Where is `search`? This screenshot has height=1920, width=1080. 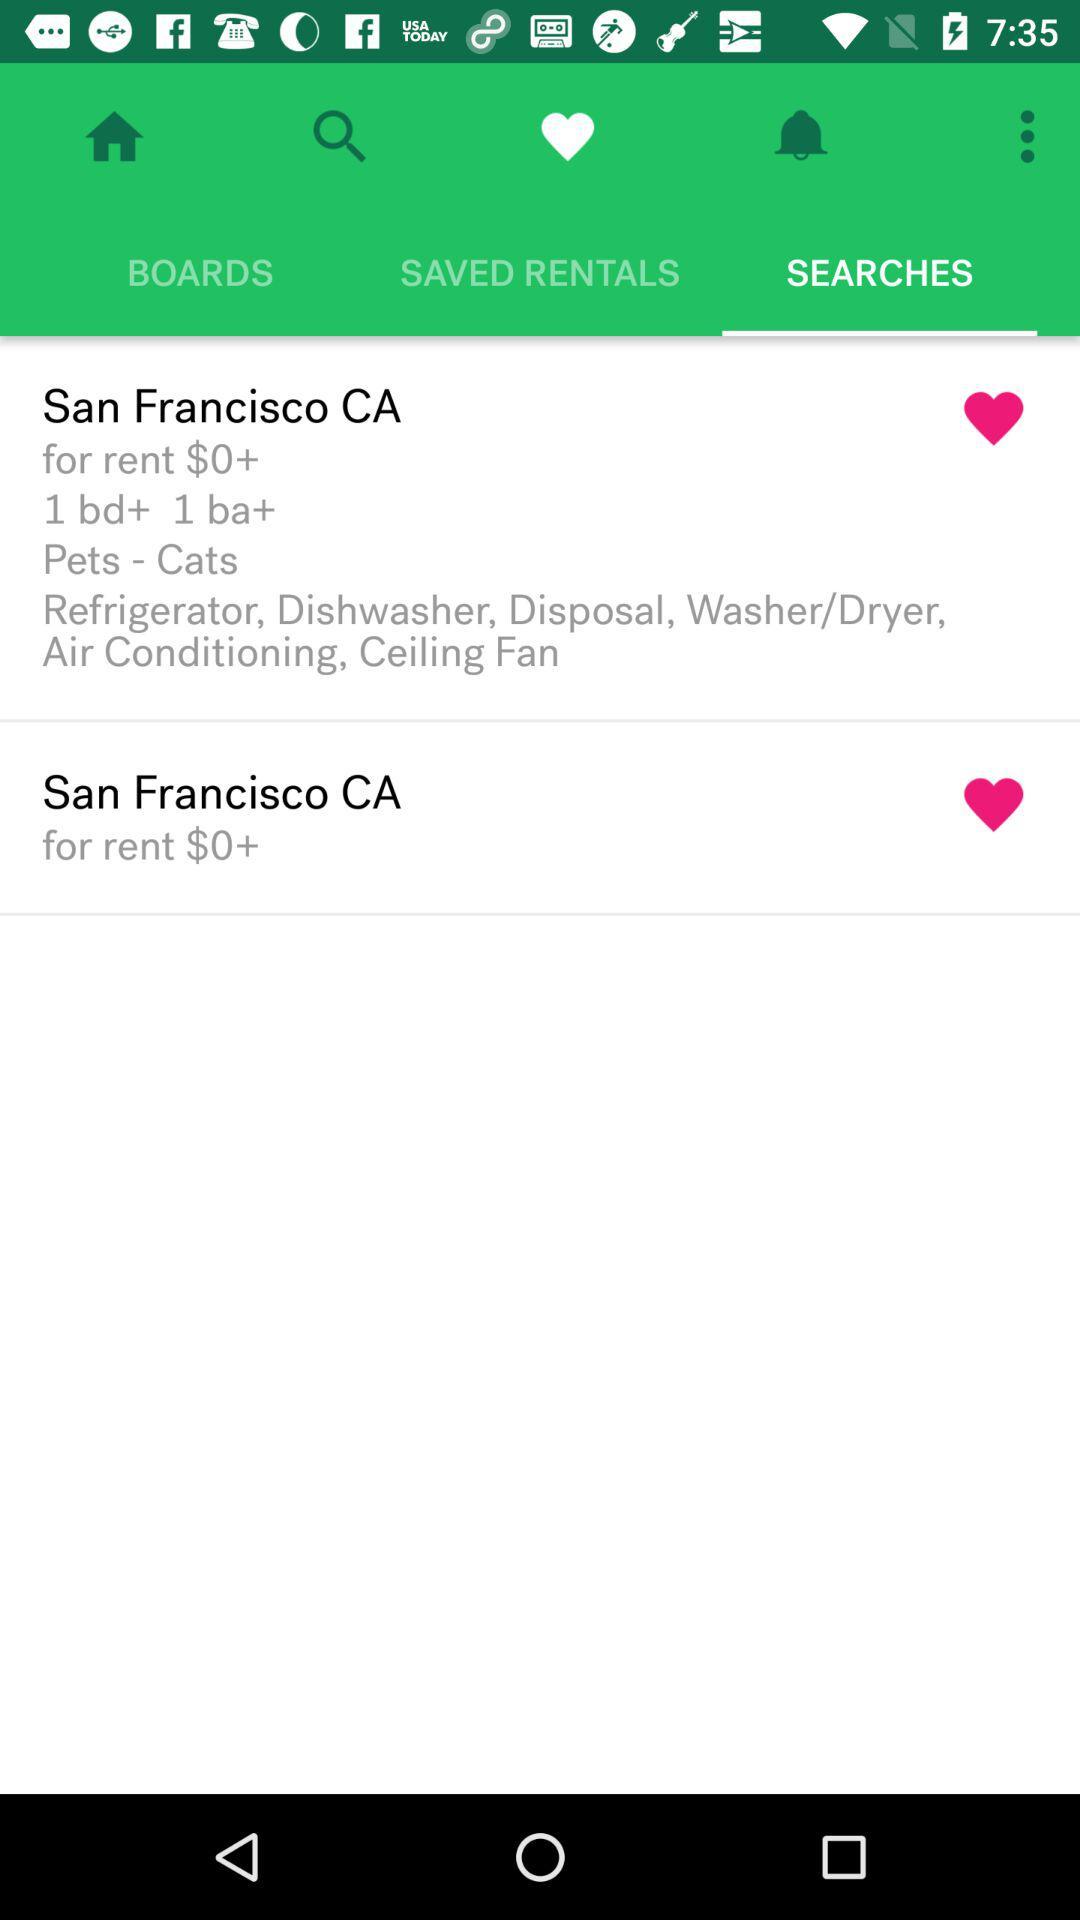
search is located at coordinates (338, 135).